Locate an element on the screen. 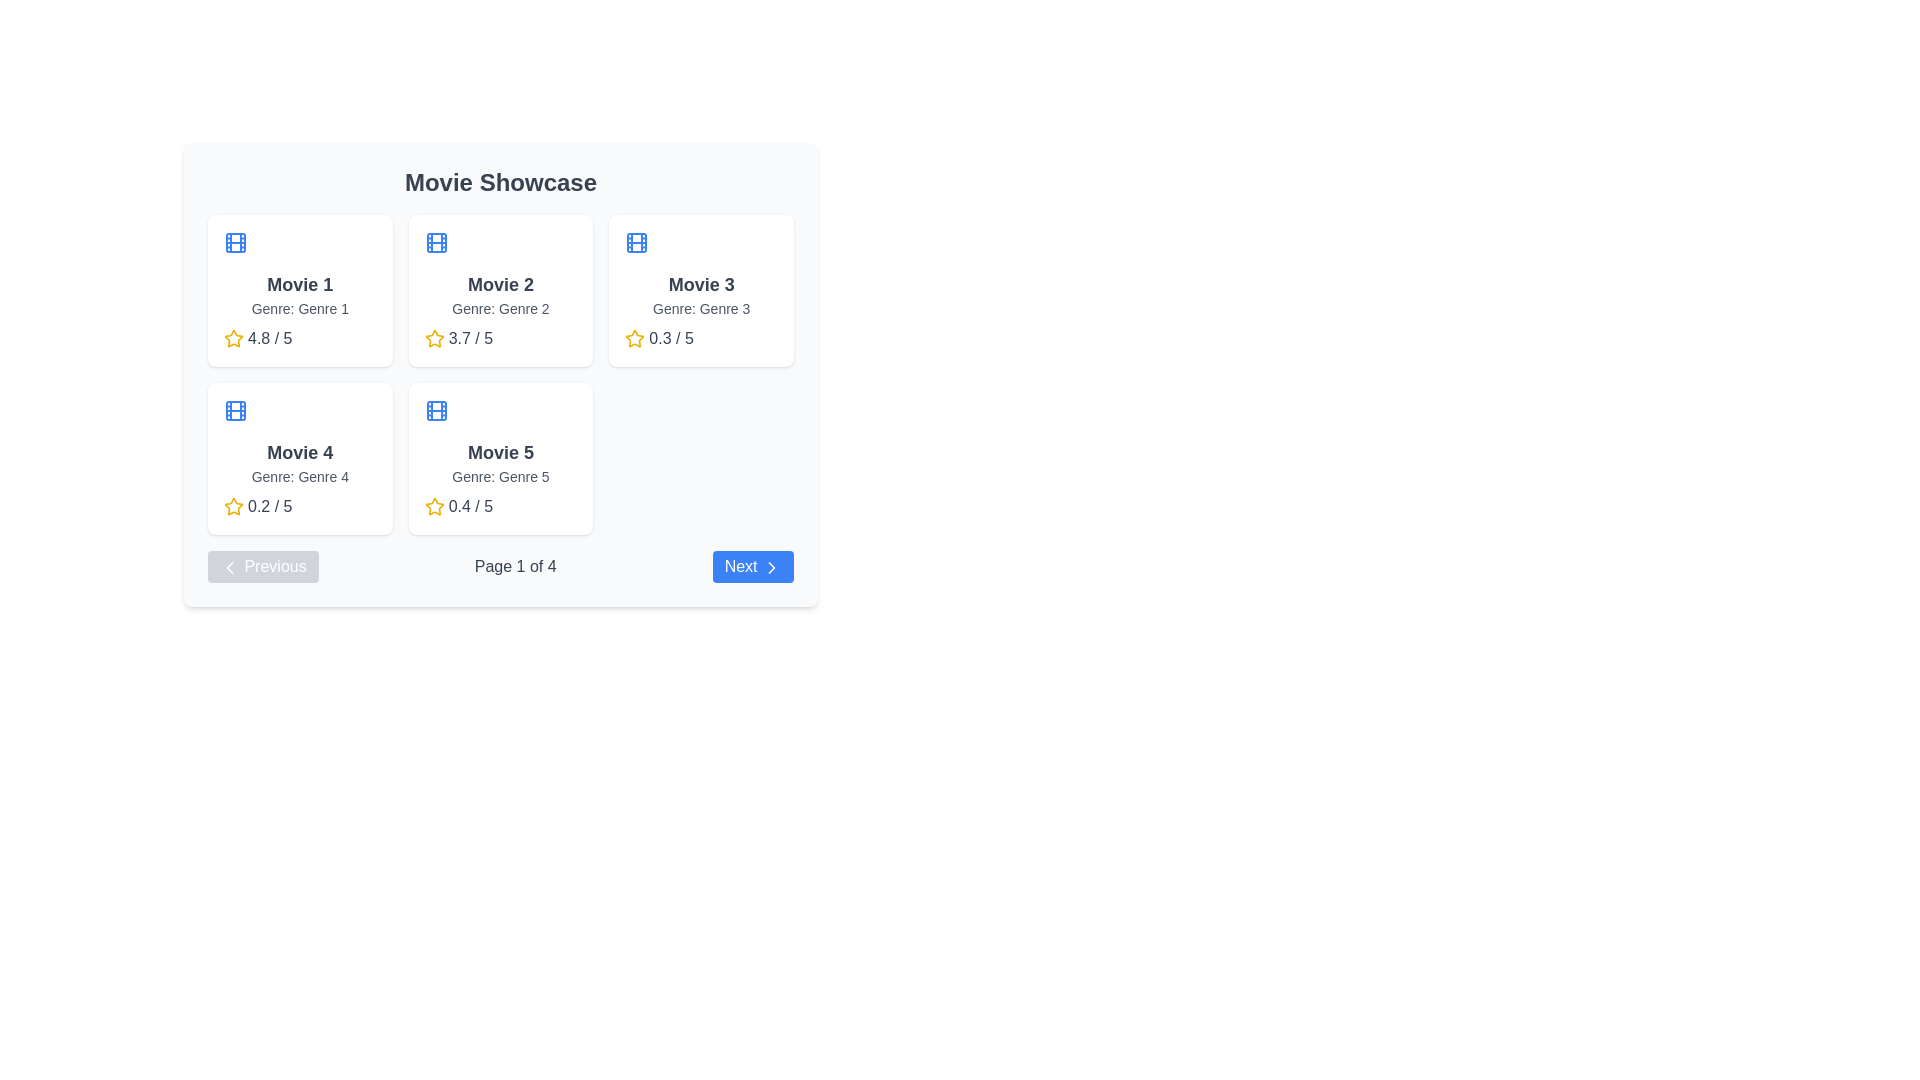 The image size is (1920, 1080). the 'Next' button, which is a rectangular button with rounded corners, blue background, and white text is located at coordinates (752, 567).